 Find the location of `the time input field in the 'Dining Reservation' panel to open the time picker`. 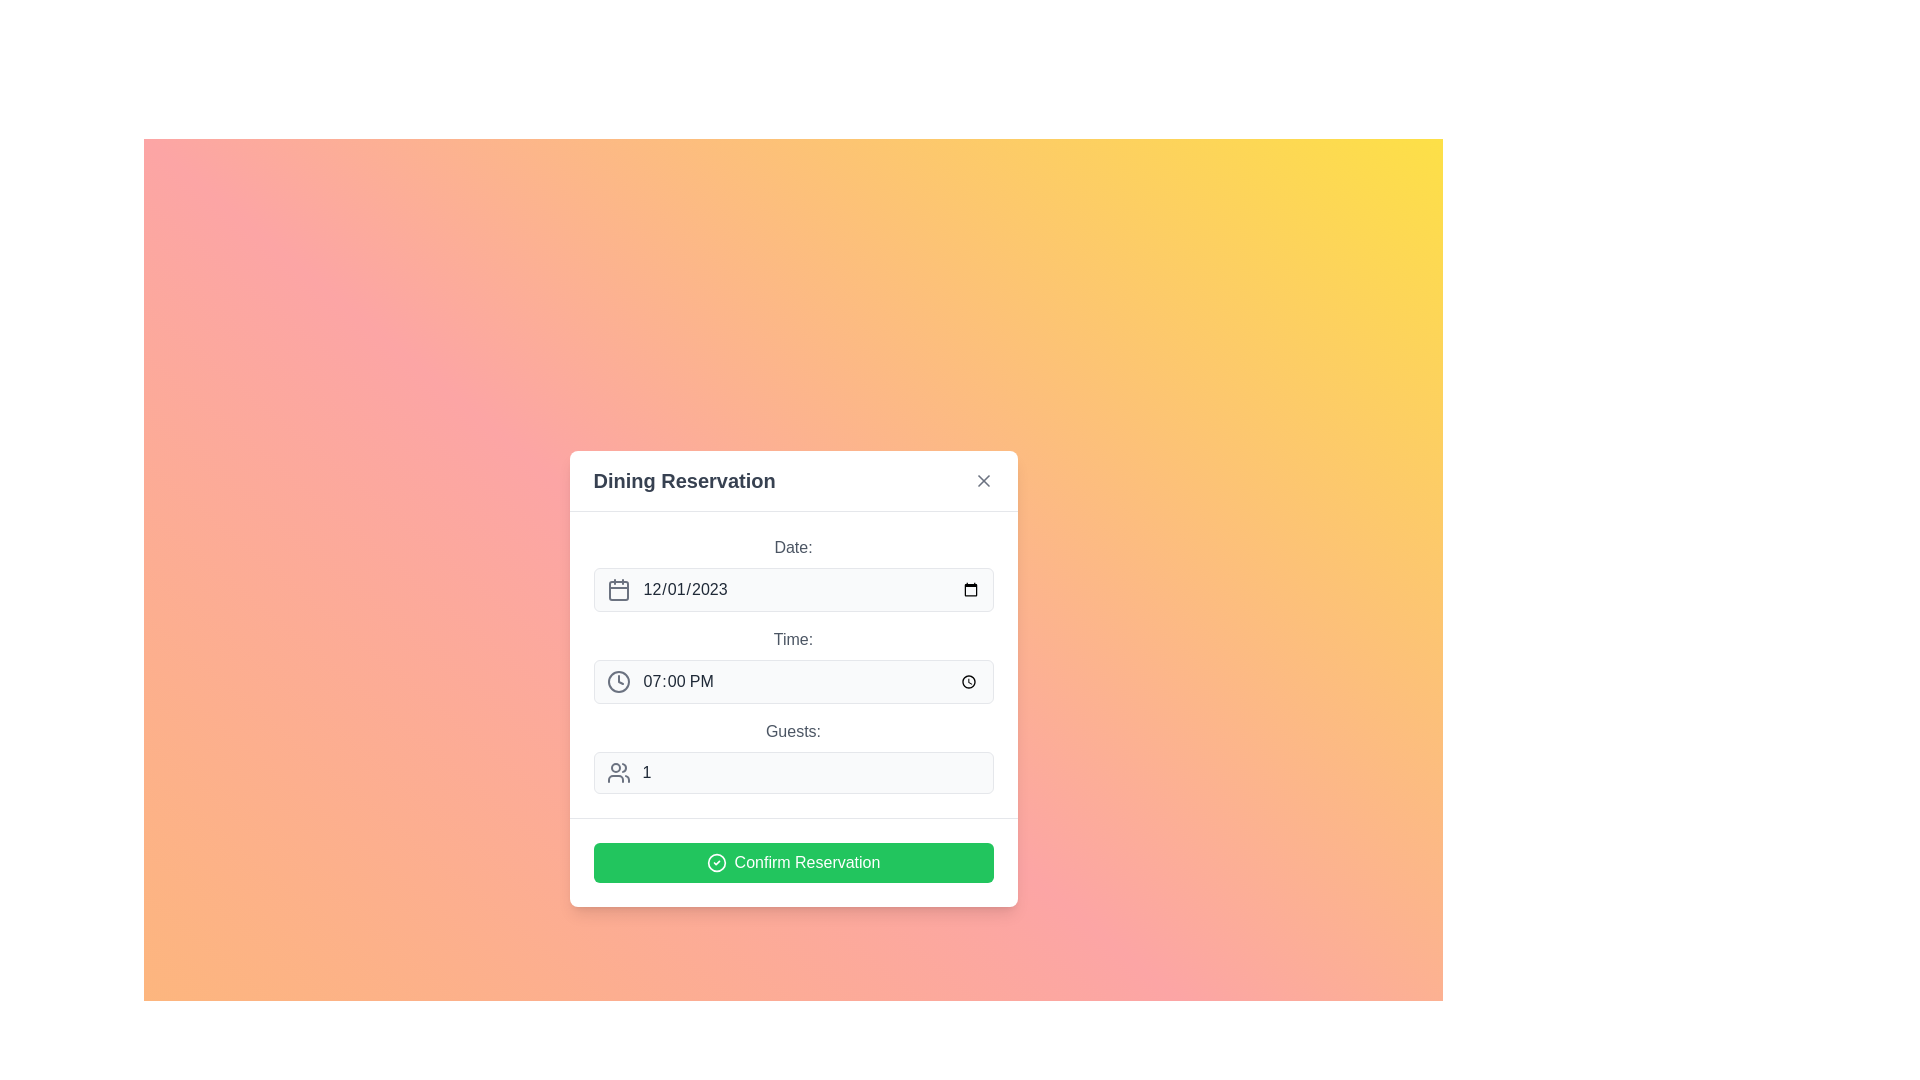

the time input field in the 'Dining Reservation' panel to open the time picker is located at coordinates (792, 666).